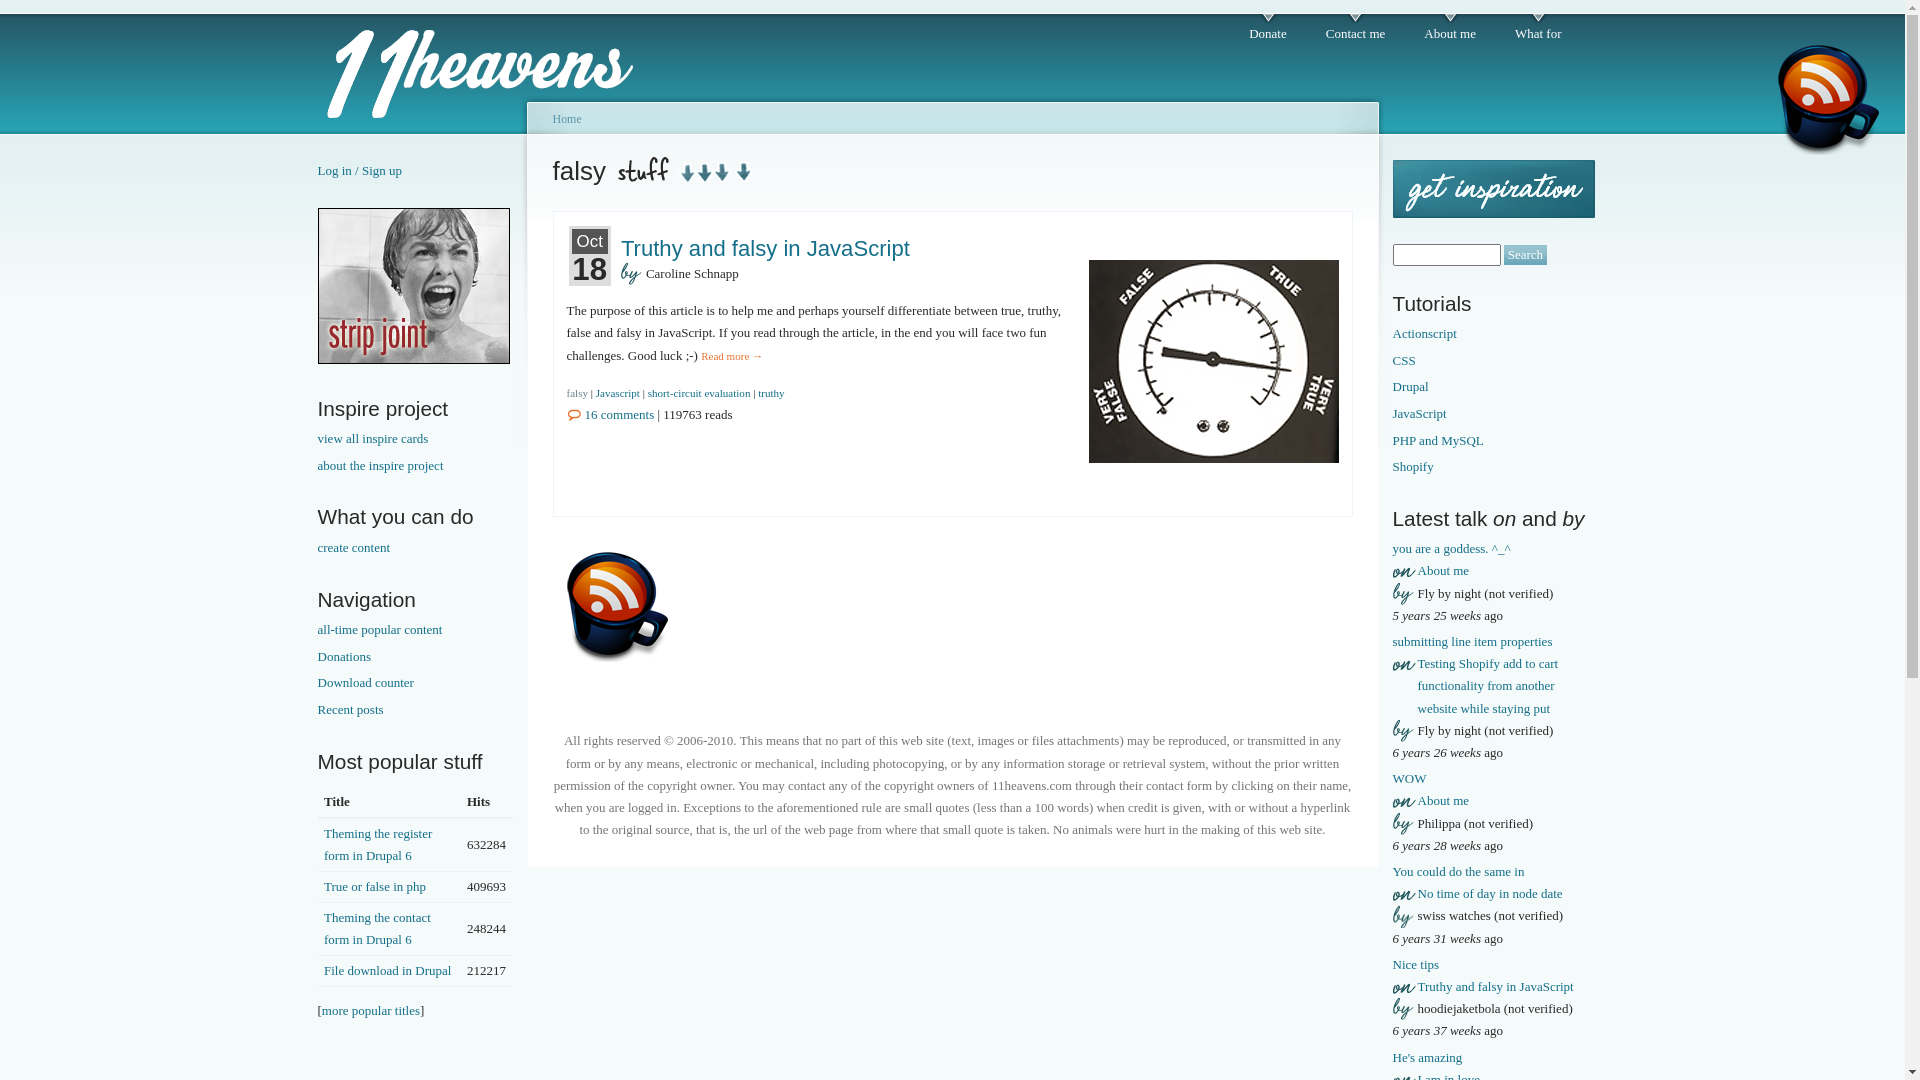 The image size is (1920, 1080). What do you see at coordinates (1489, 361) in the screenshot?
I see `'CSS'` at bounding box center [1489, 361].